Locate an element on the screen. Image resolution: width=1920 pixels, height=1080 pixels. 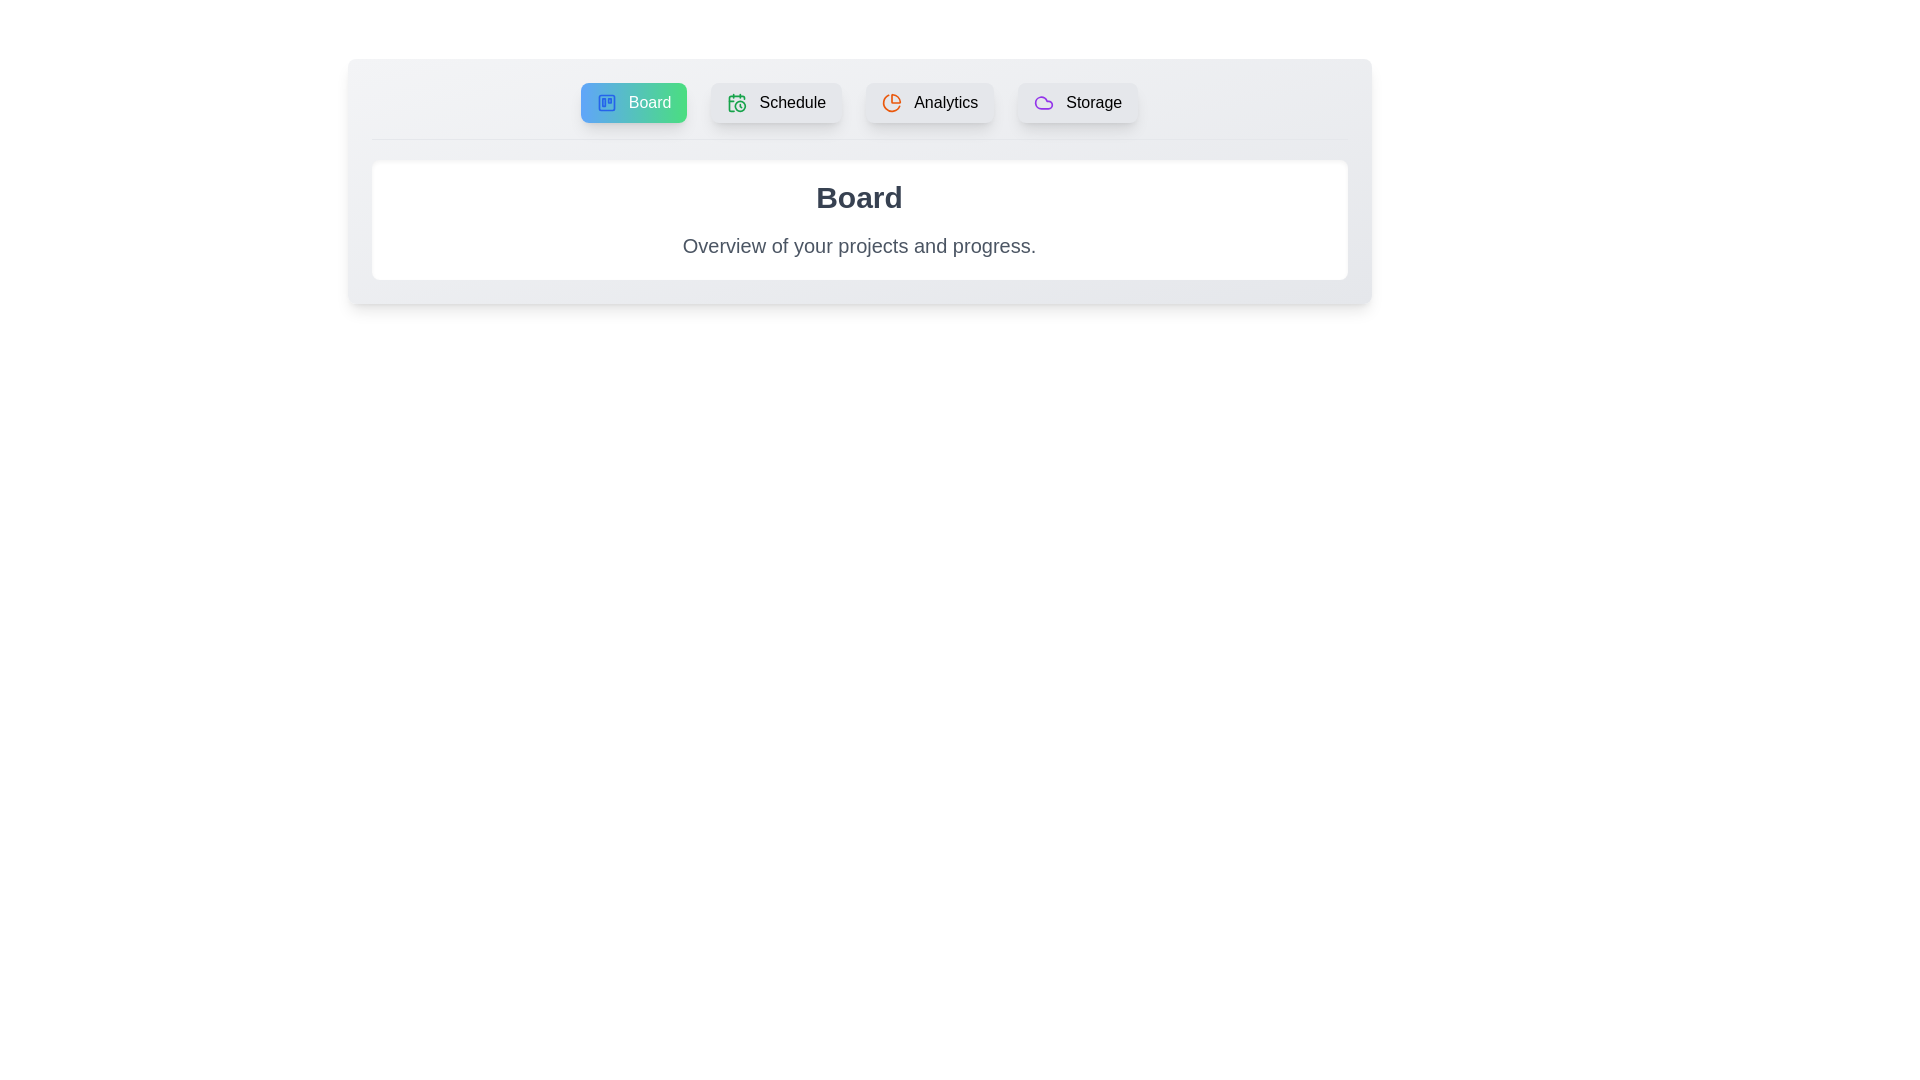
the tab corresponding to Schedule in the tab menu is located at coordinates (776, 103).